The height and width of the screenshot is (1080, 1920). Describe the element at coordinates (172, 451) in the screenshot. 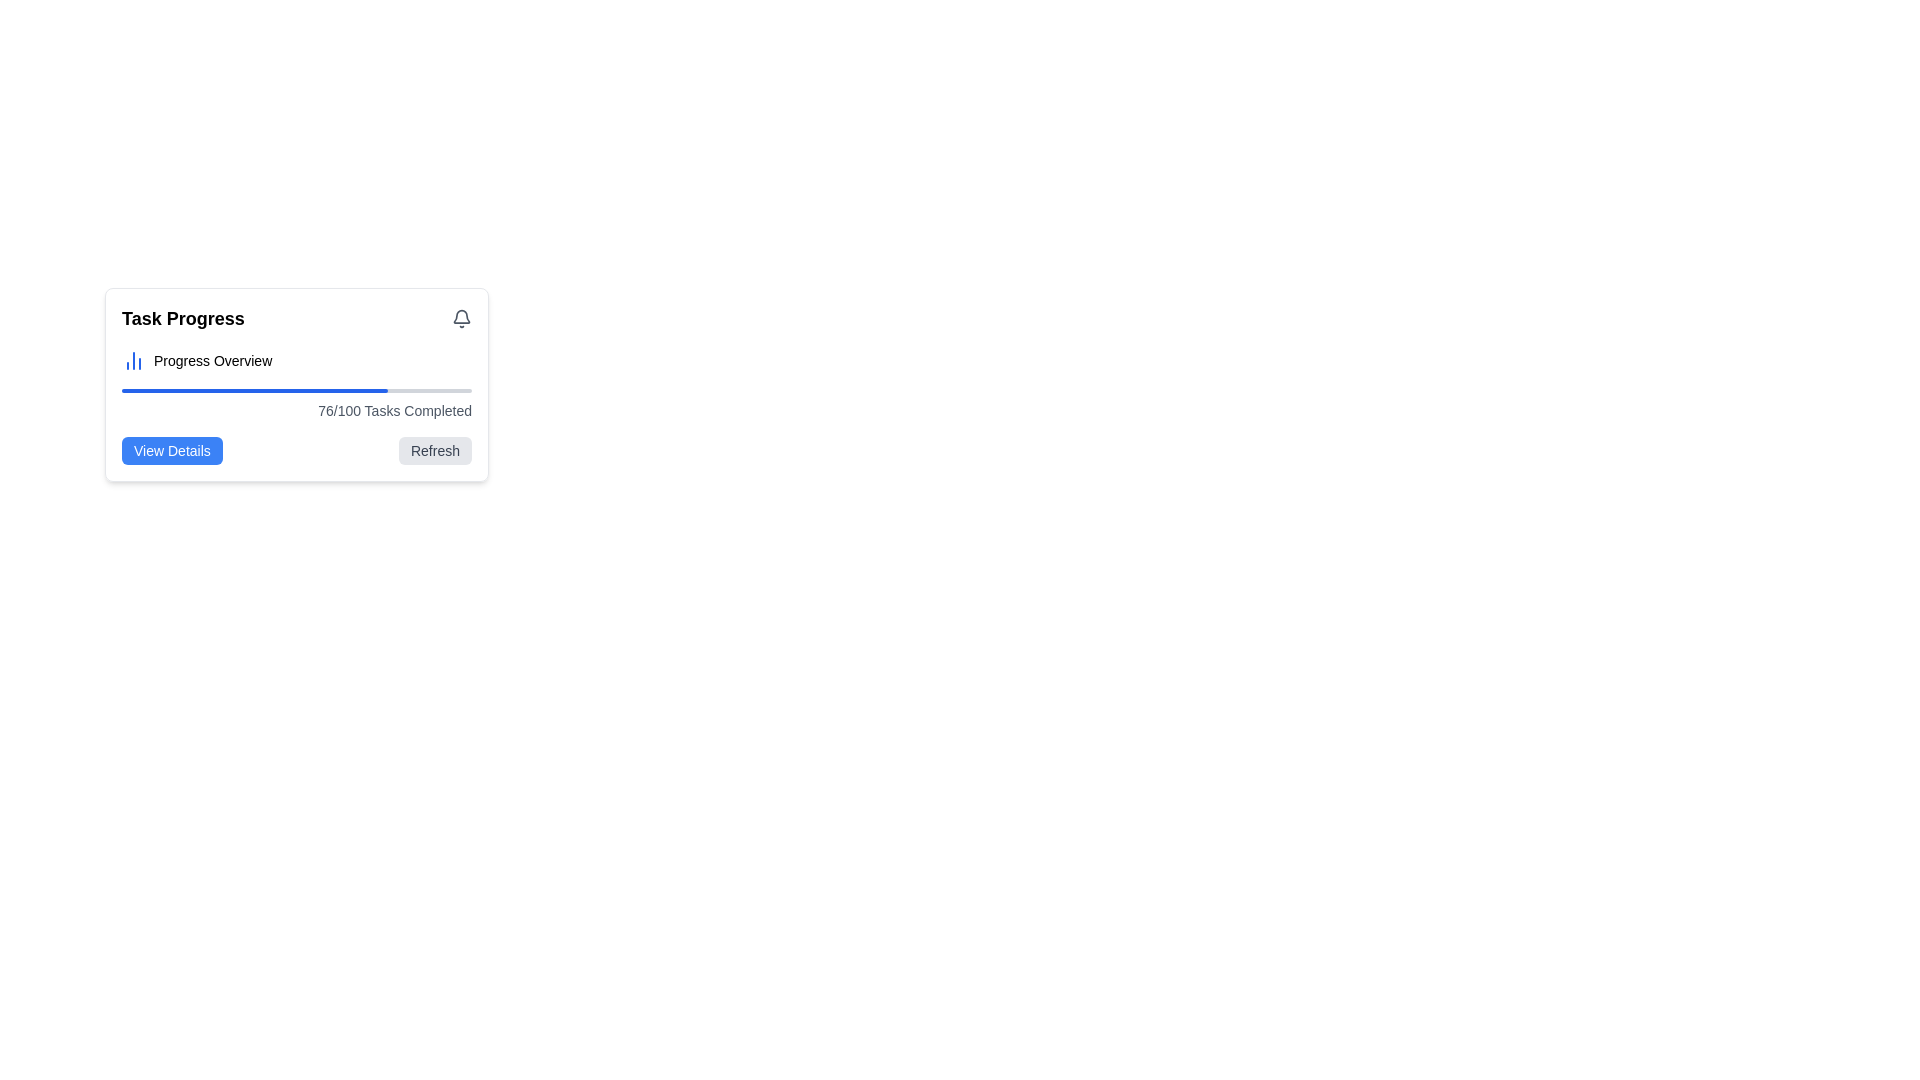

I see `the 'View Details' button with a blue background and white text` at that location.